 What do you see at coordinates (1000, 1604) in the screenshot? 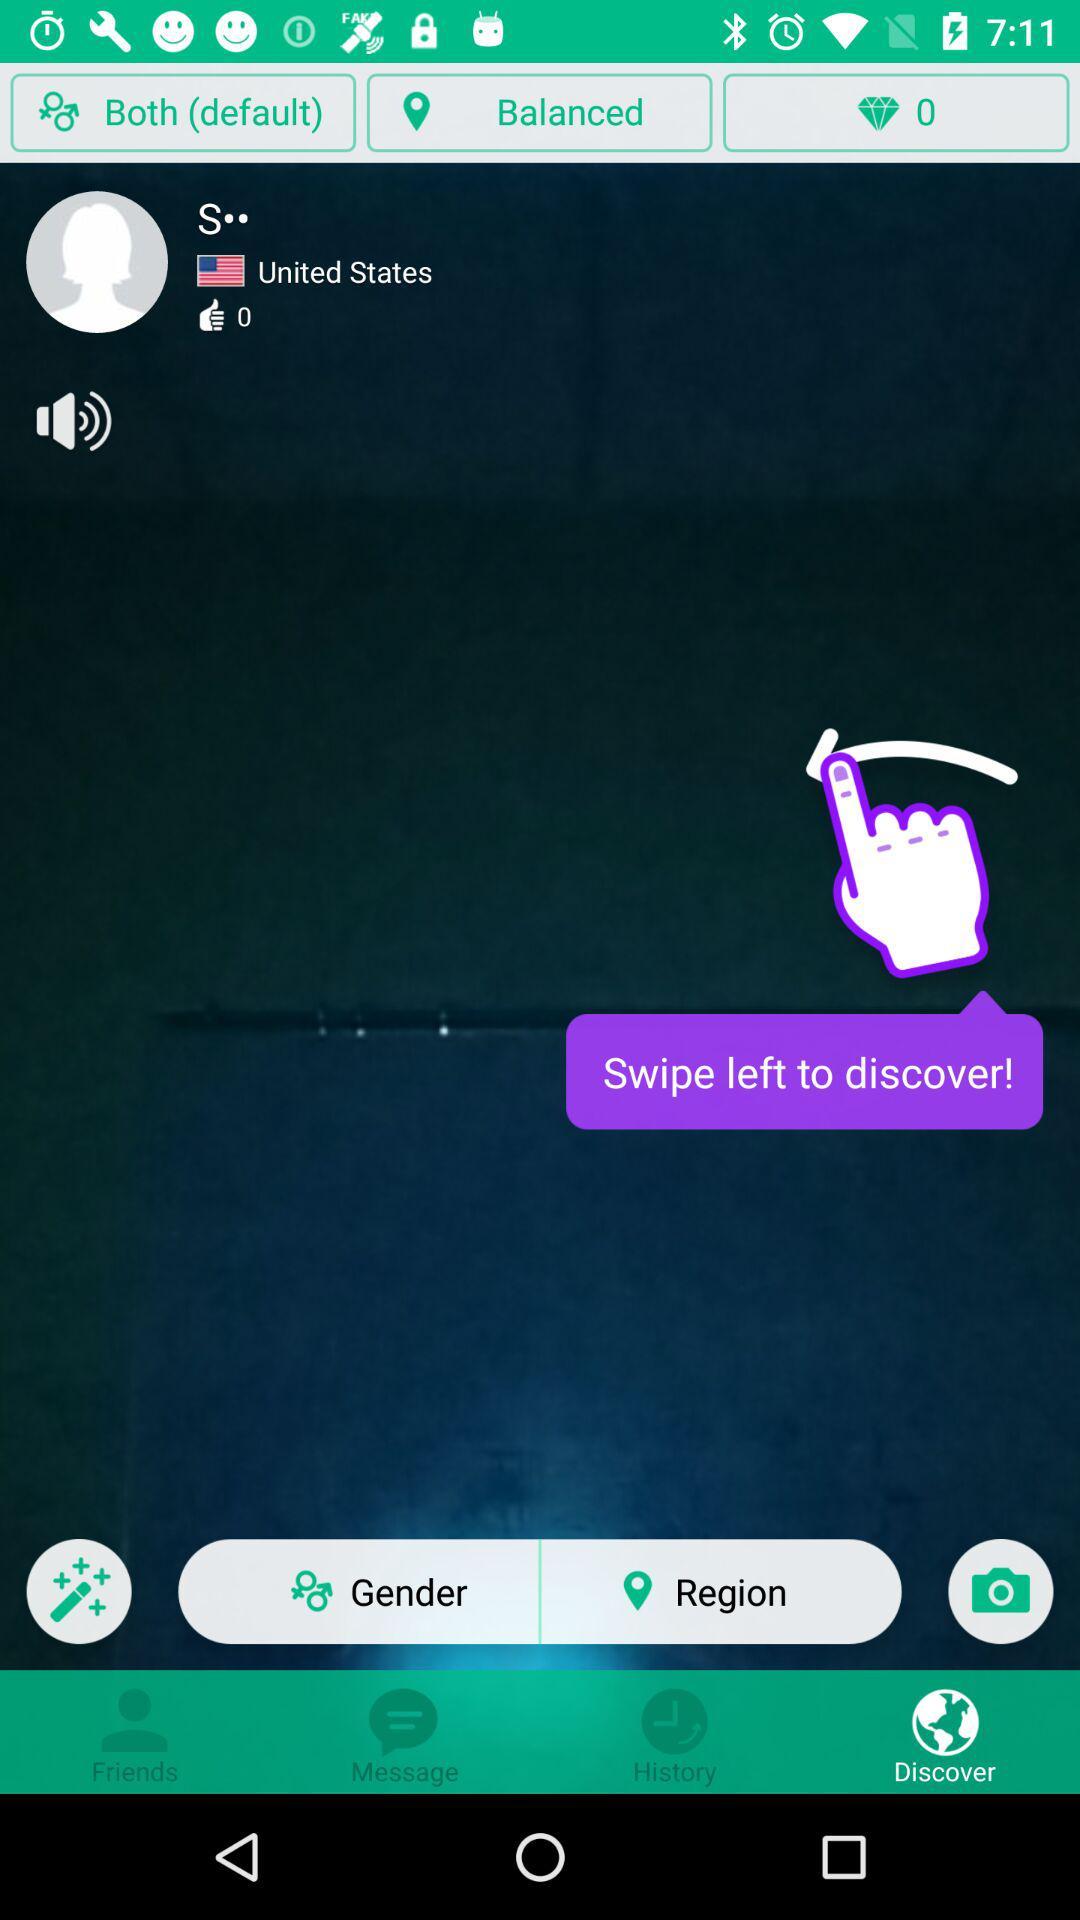
I see `take photo` at bounding box center [1000, 1604].